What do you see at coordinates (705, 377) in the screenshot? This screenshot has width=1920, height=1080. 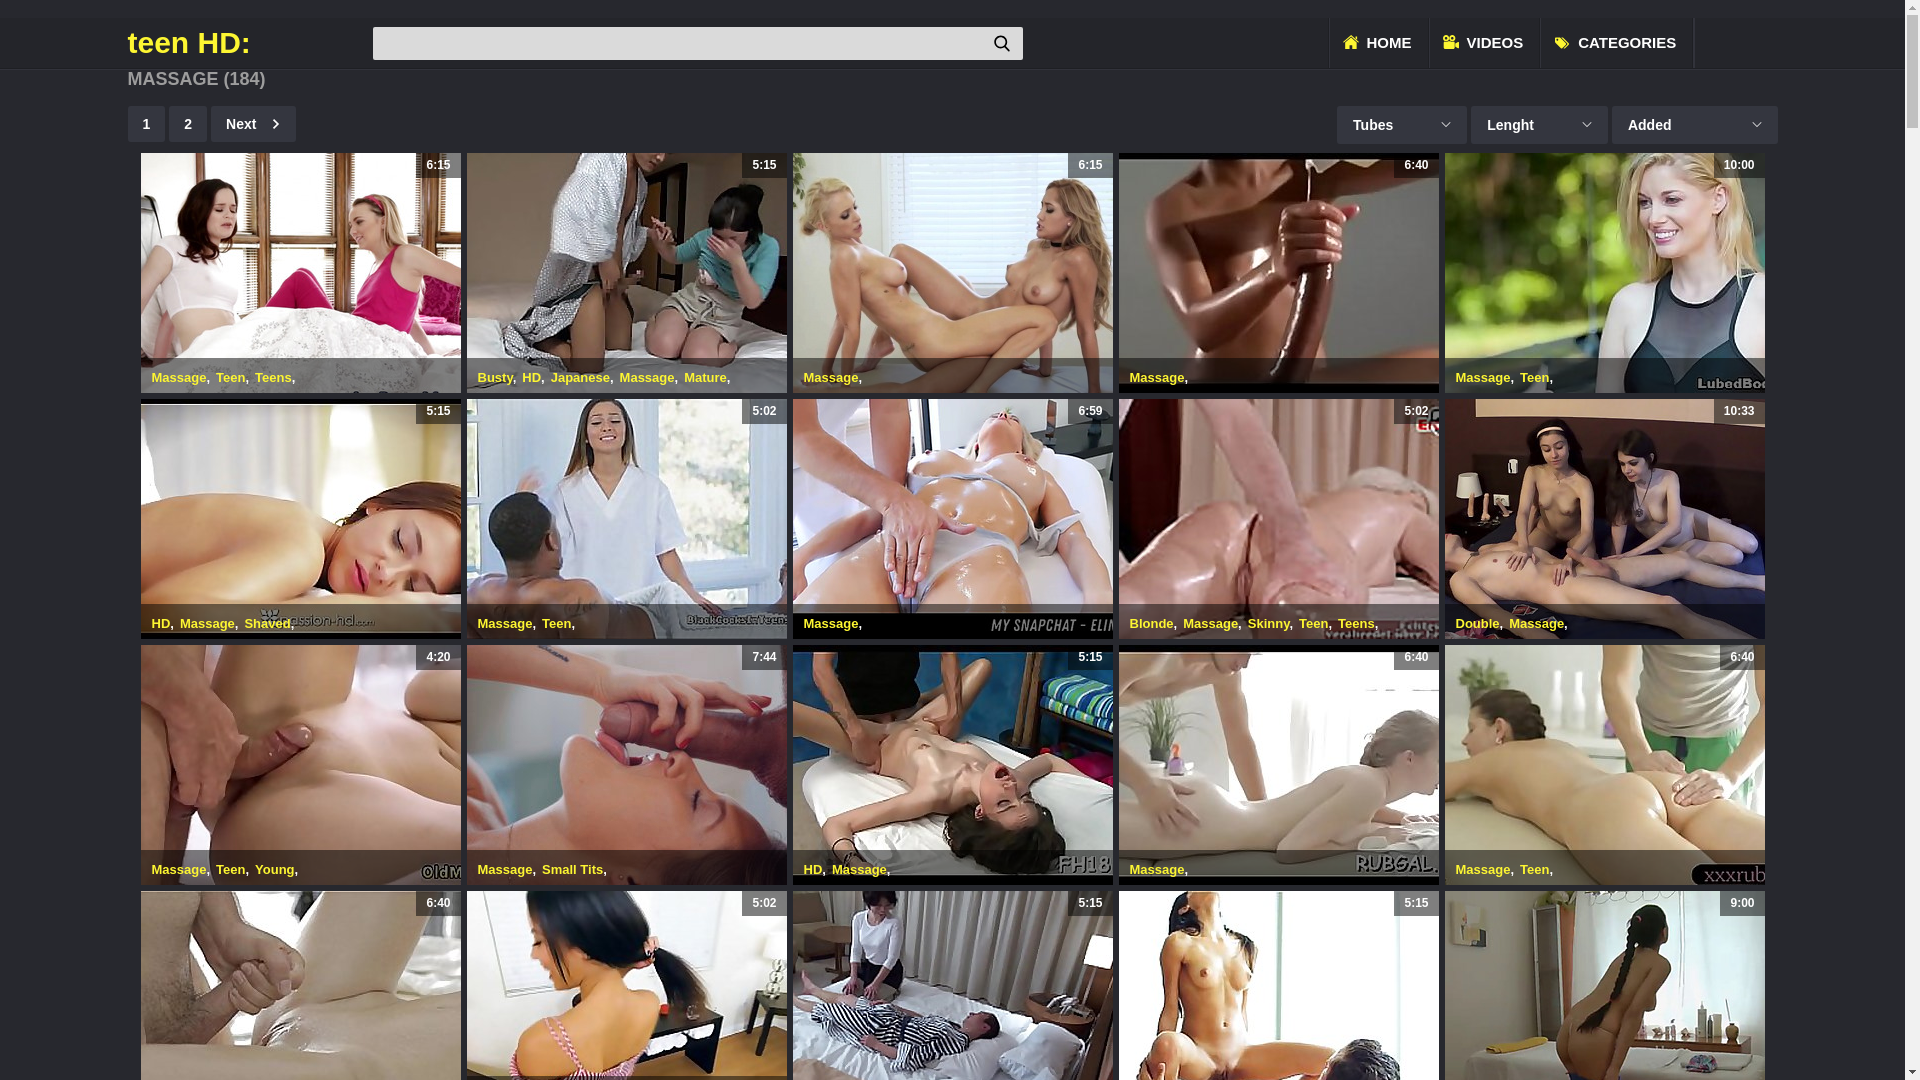 I see `'Mature'` at bounding box center [705, 377].